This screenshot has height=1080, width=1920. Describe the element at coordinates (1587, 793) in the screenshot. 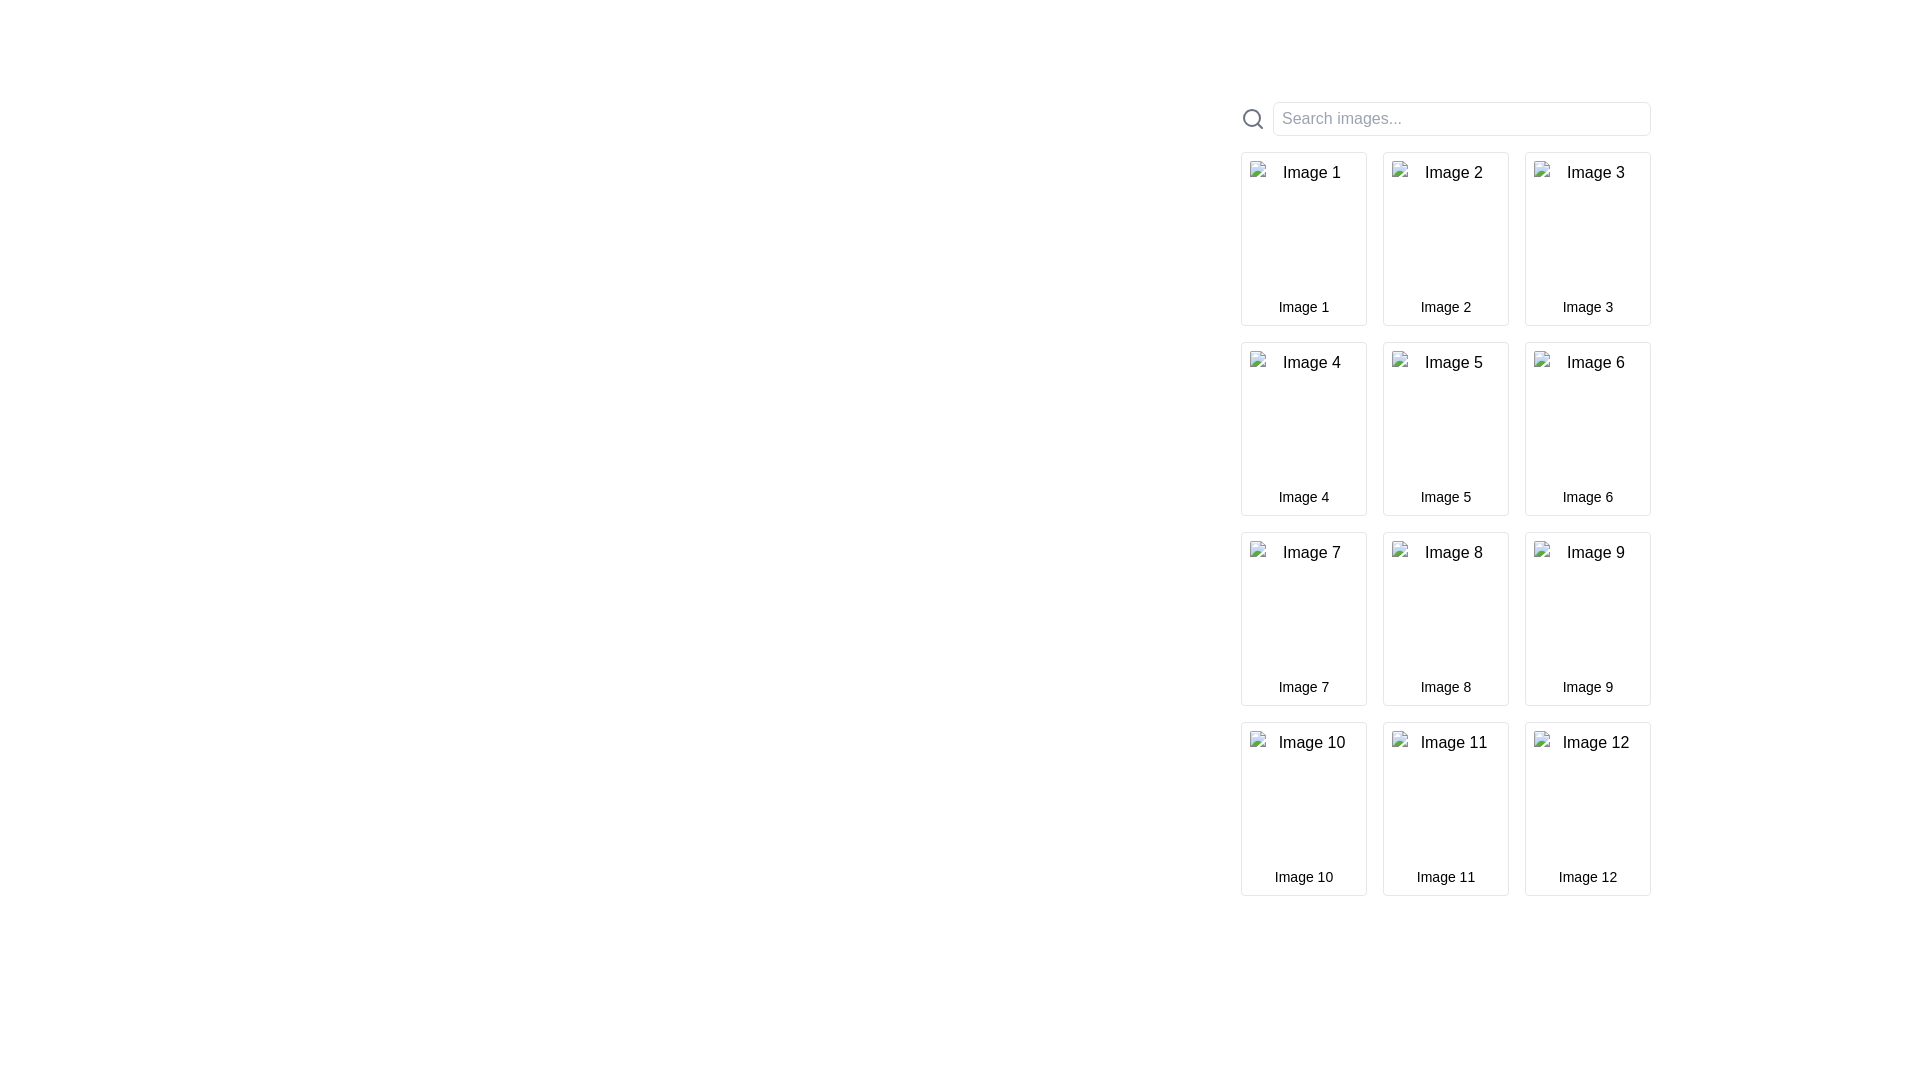

I see `the image thumbnail labeled 'Image 12'` at that location.